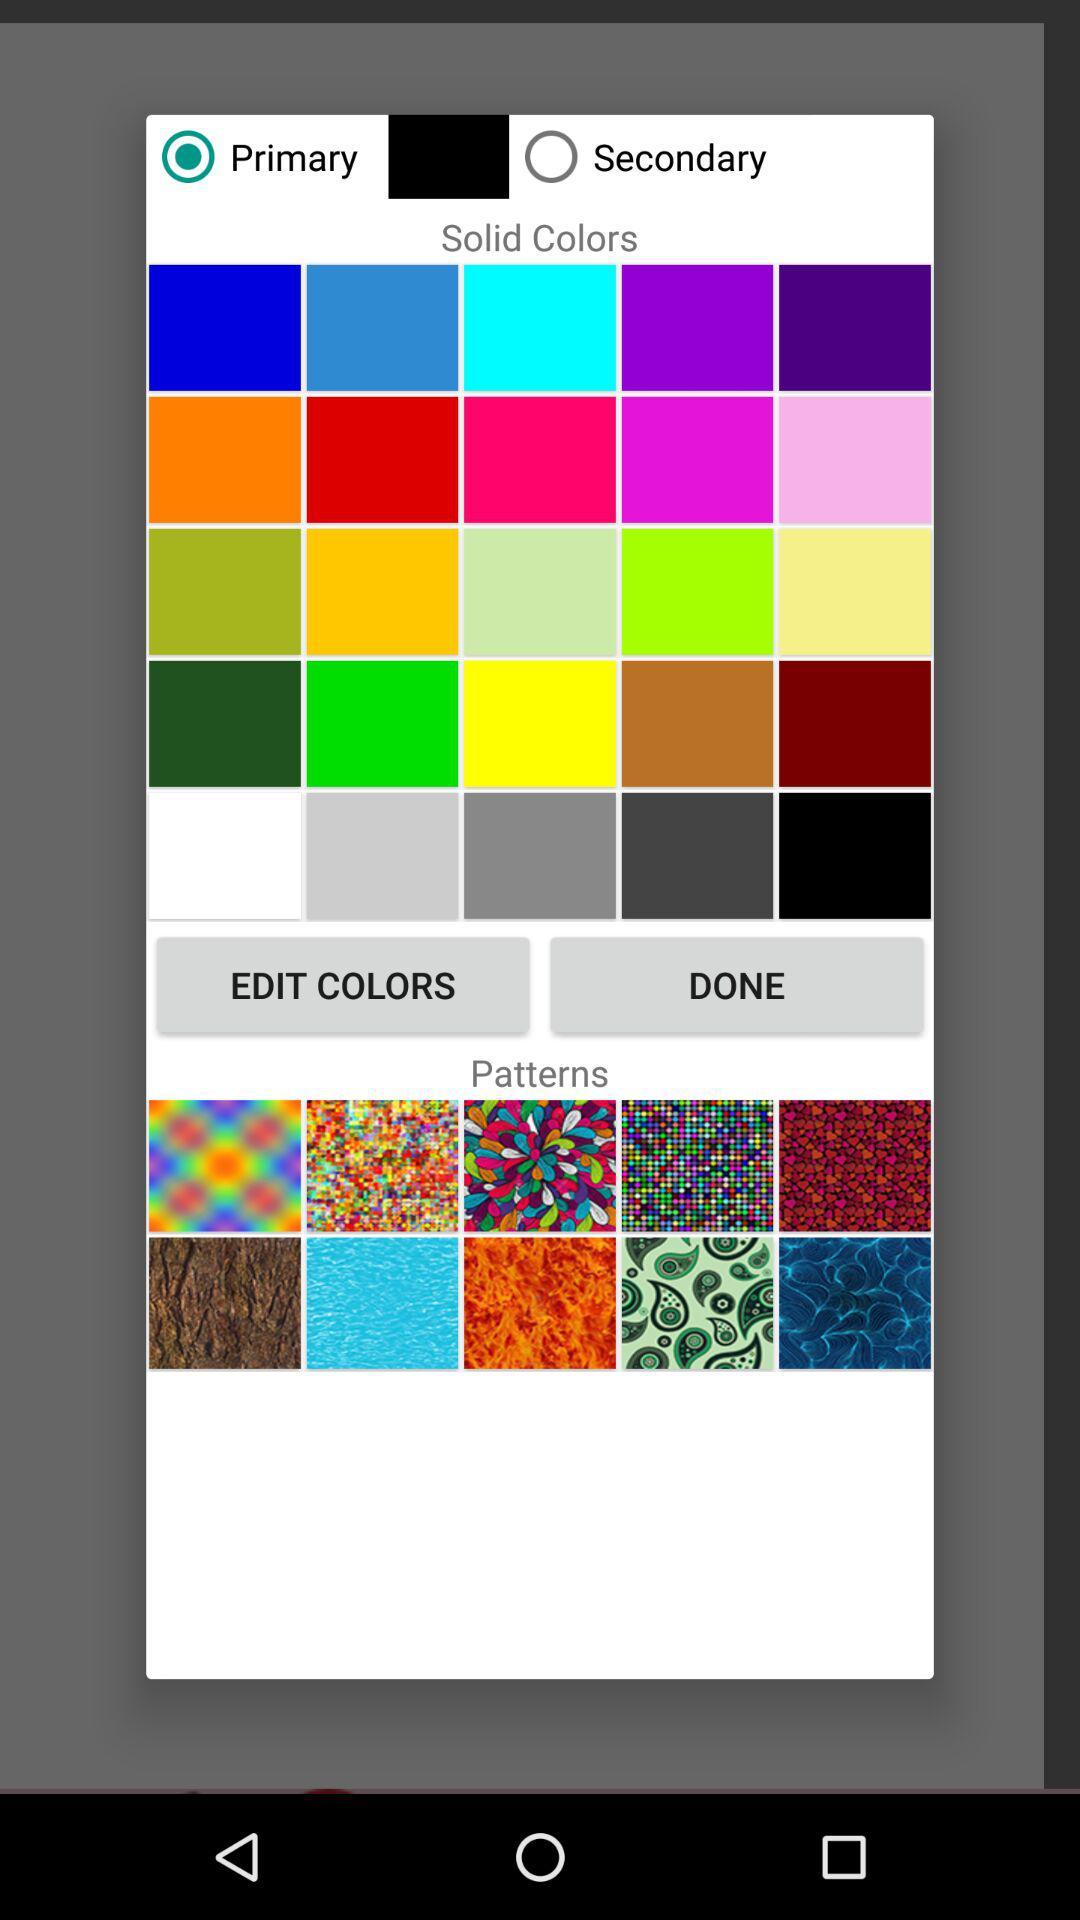 This screenshot has width=1080, height=1920. What do you see at coordinates (540, 722) in the screenshot?
I see `bright yellow color selection` at bounding box center [540, 722].